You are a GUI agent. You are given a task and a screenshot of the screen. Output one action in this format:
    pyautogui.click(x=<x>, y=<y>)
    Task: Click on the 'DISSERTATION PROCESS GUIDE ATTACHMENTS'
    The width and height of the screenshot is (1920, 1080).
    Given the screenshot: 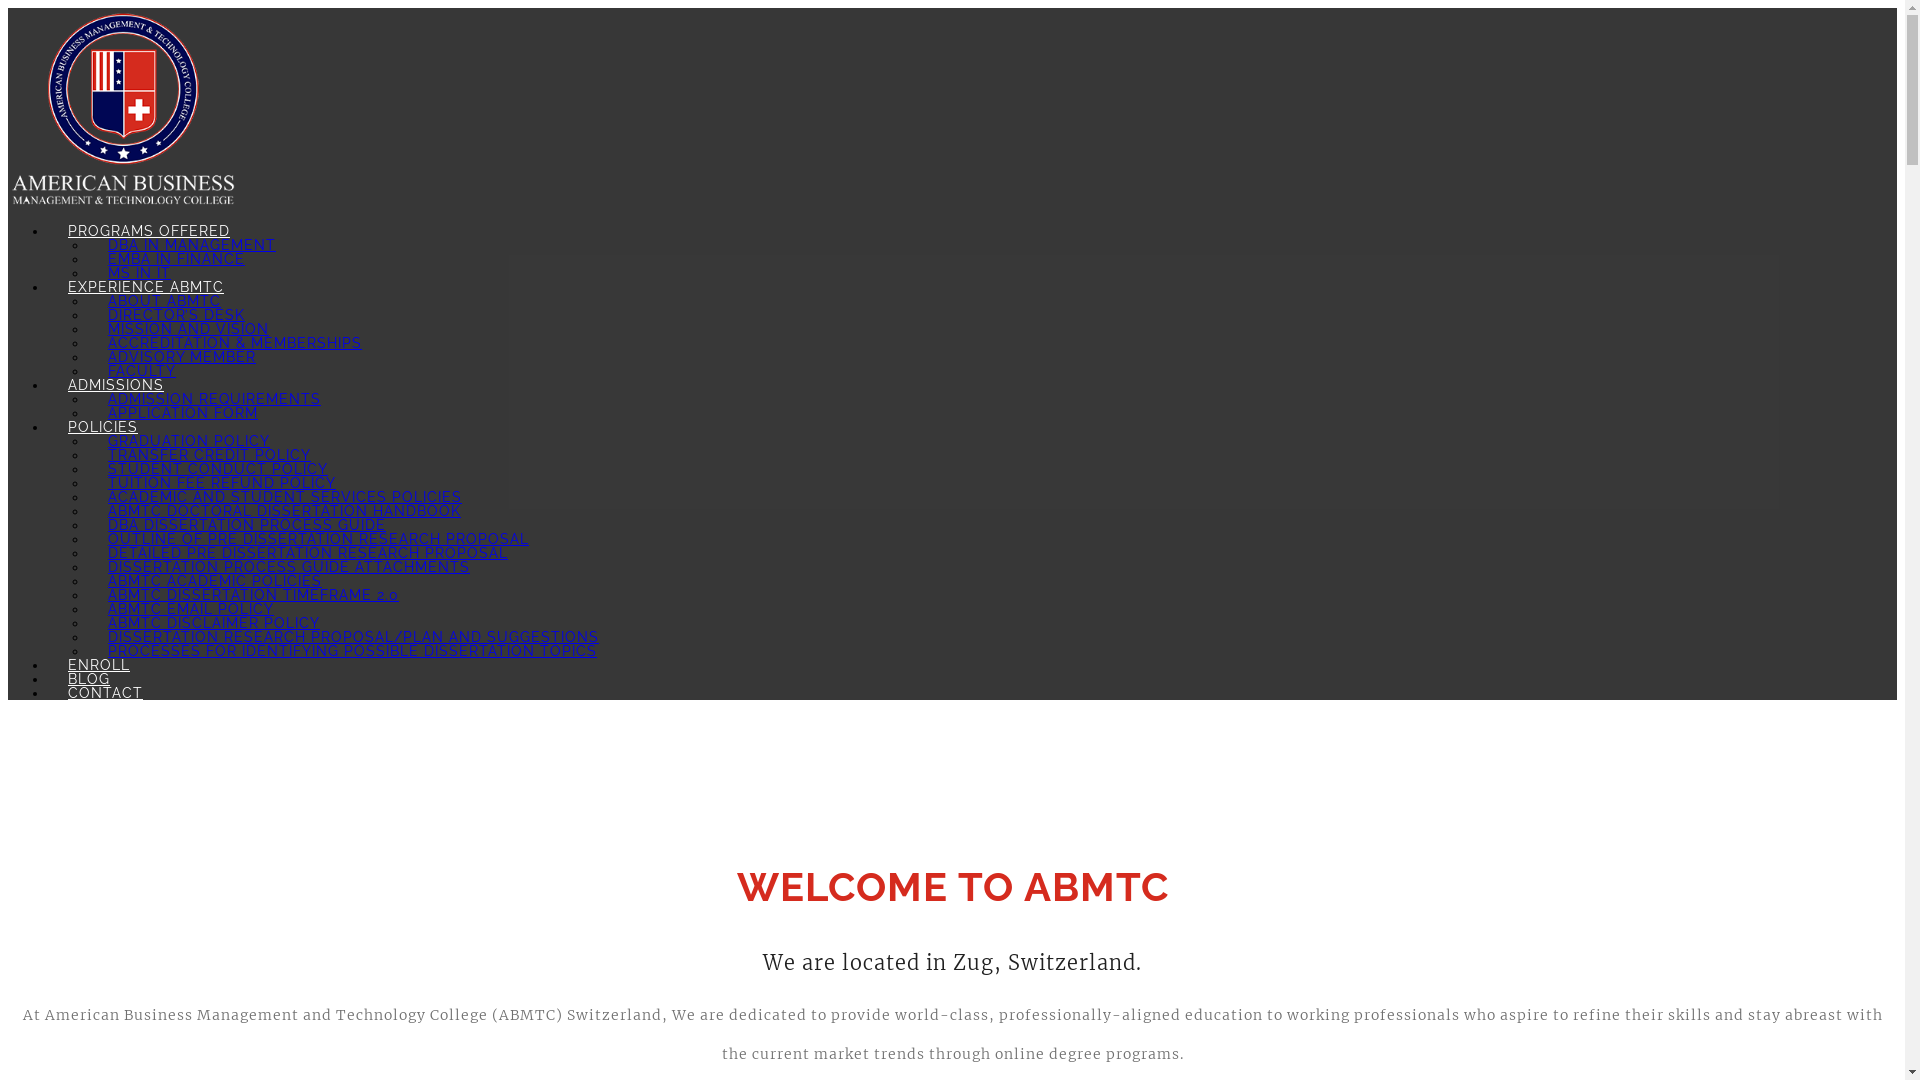 What is the action you would take?
    pyautogui.click(x=287, y=567)
    